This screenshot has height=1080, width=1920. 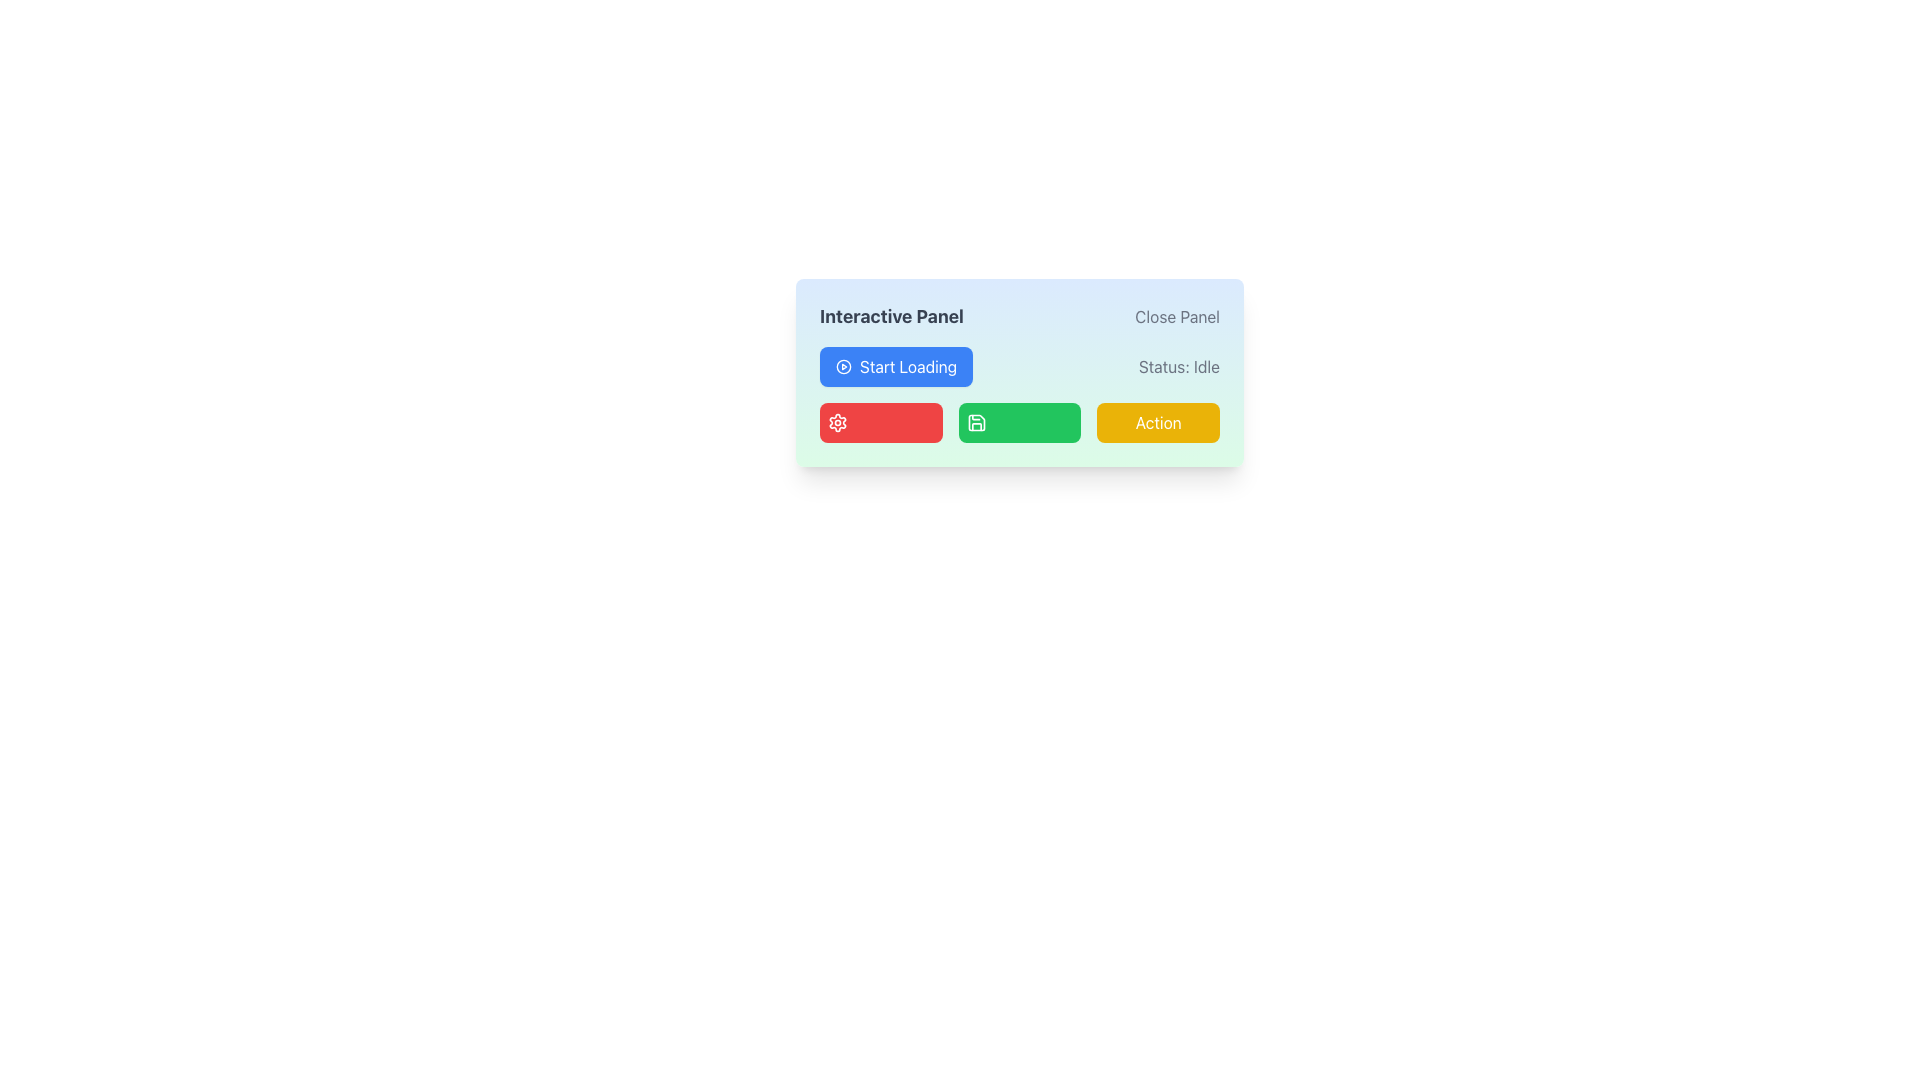 I want to click on the settings button with an icon, which is the first button on the left in a horizontal row below the 'Start Loading' button, so click(x=838, y=422).